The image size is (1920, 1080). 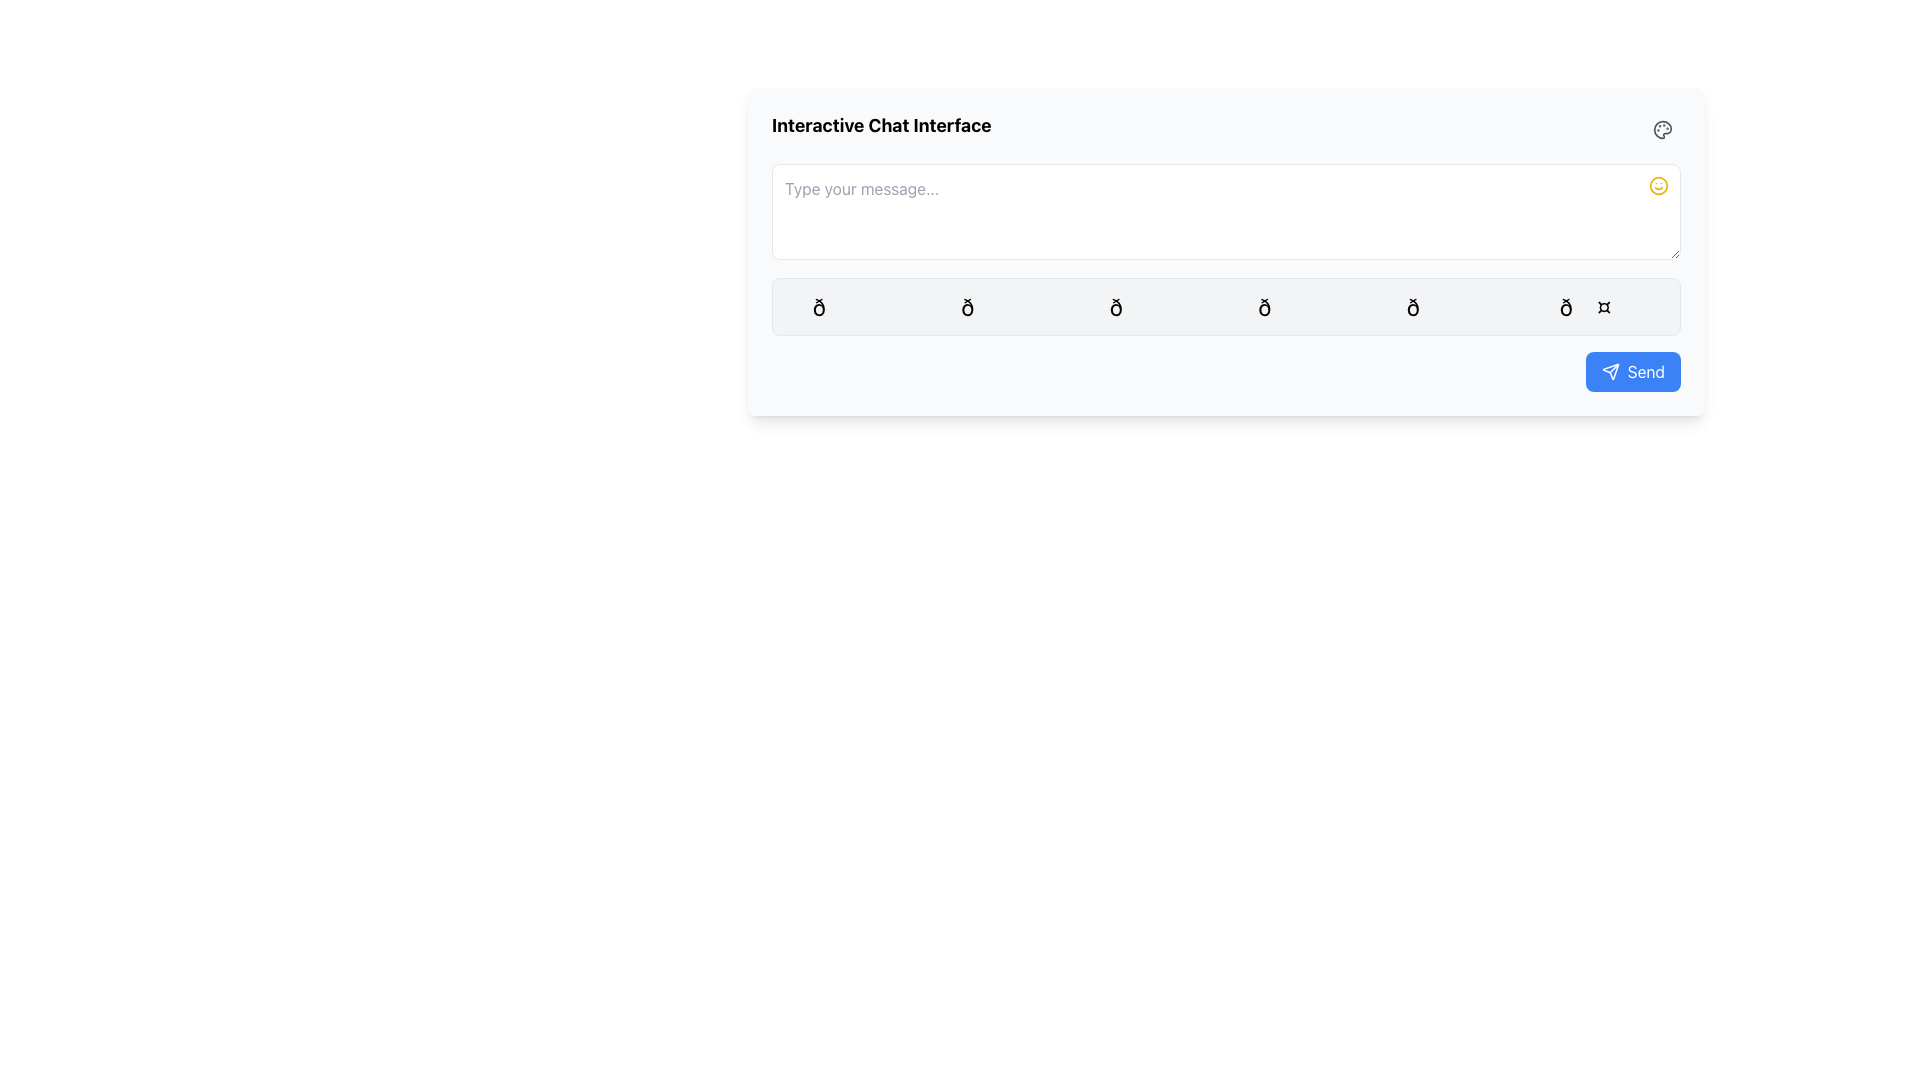 I want to click on the sixth emoji-like button located in a light gray box below the text input field, so click(x=1596, y=307).